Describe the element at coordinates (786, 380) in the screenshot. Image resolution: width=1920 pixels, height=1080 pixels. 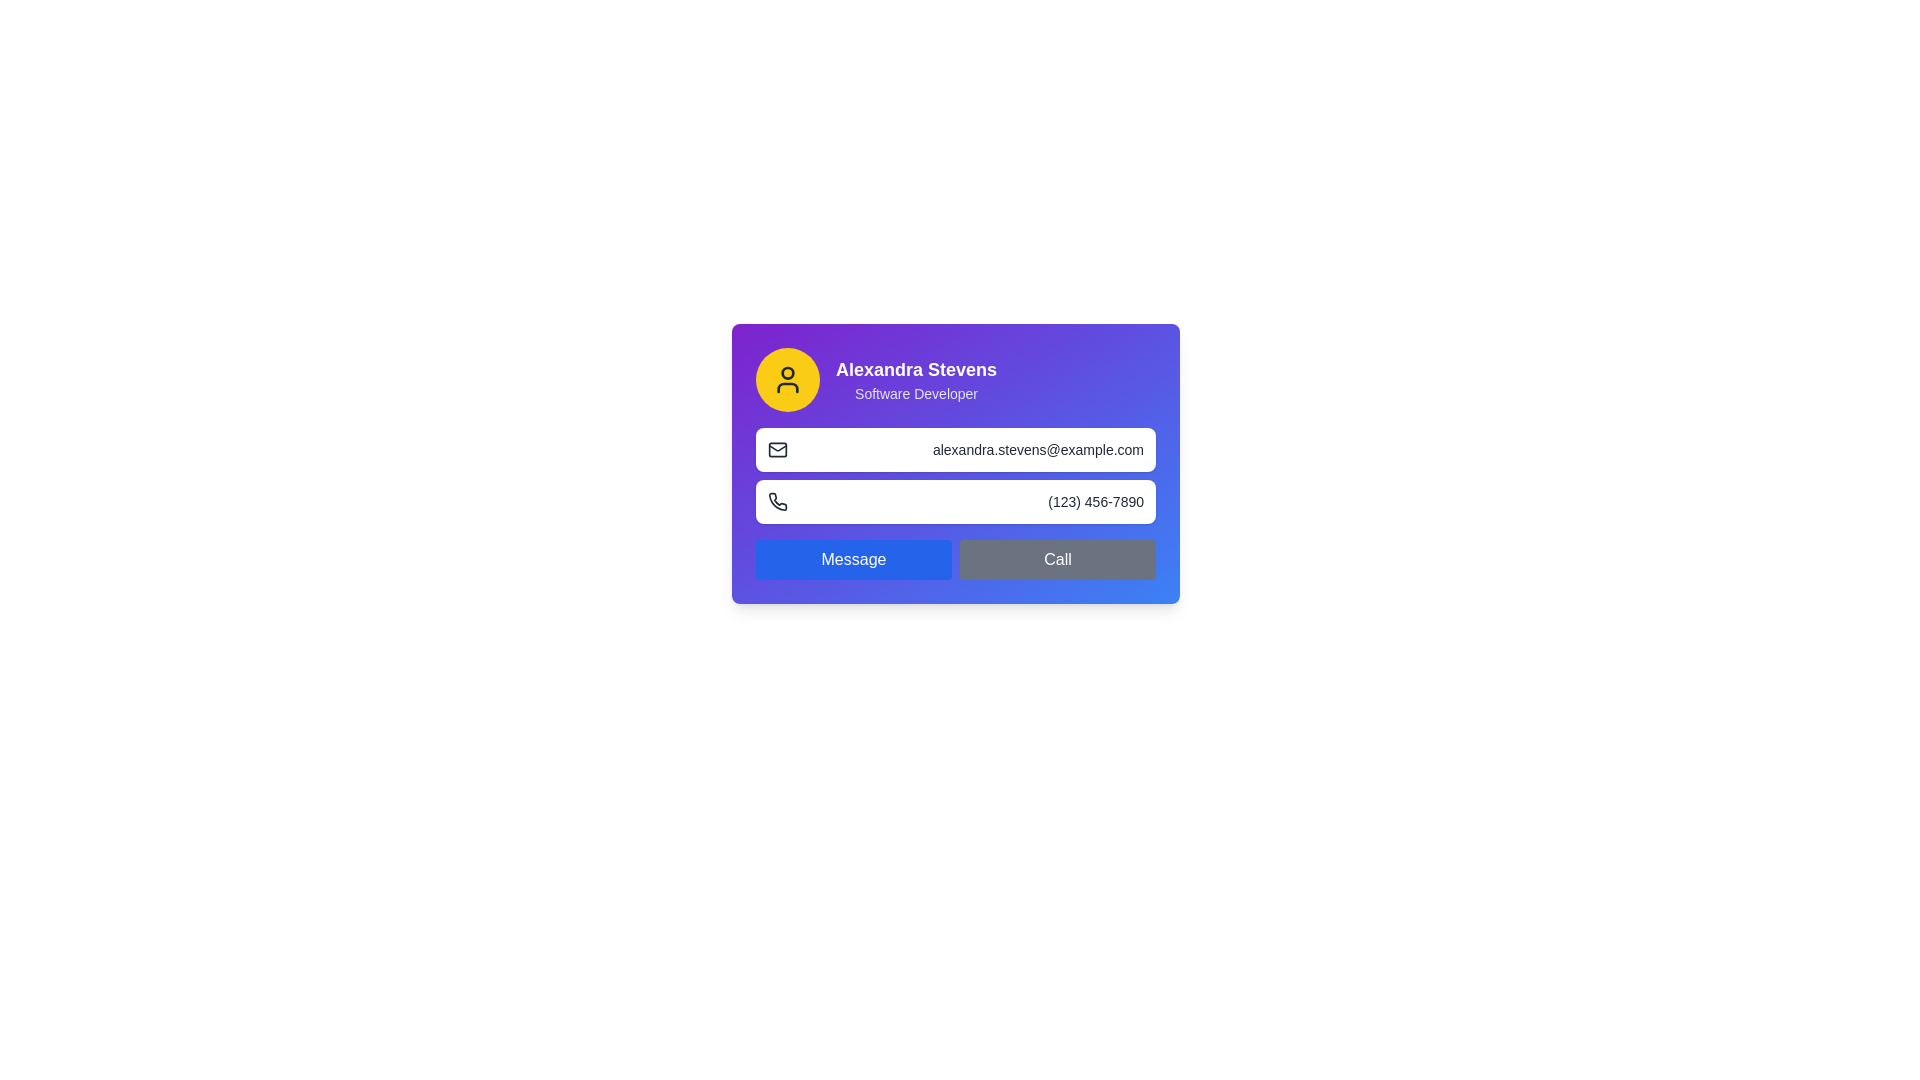
I see `the user avatar icon located at the top-left section of the profile card` at that location.